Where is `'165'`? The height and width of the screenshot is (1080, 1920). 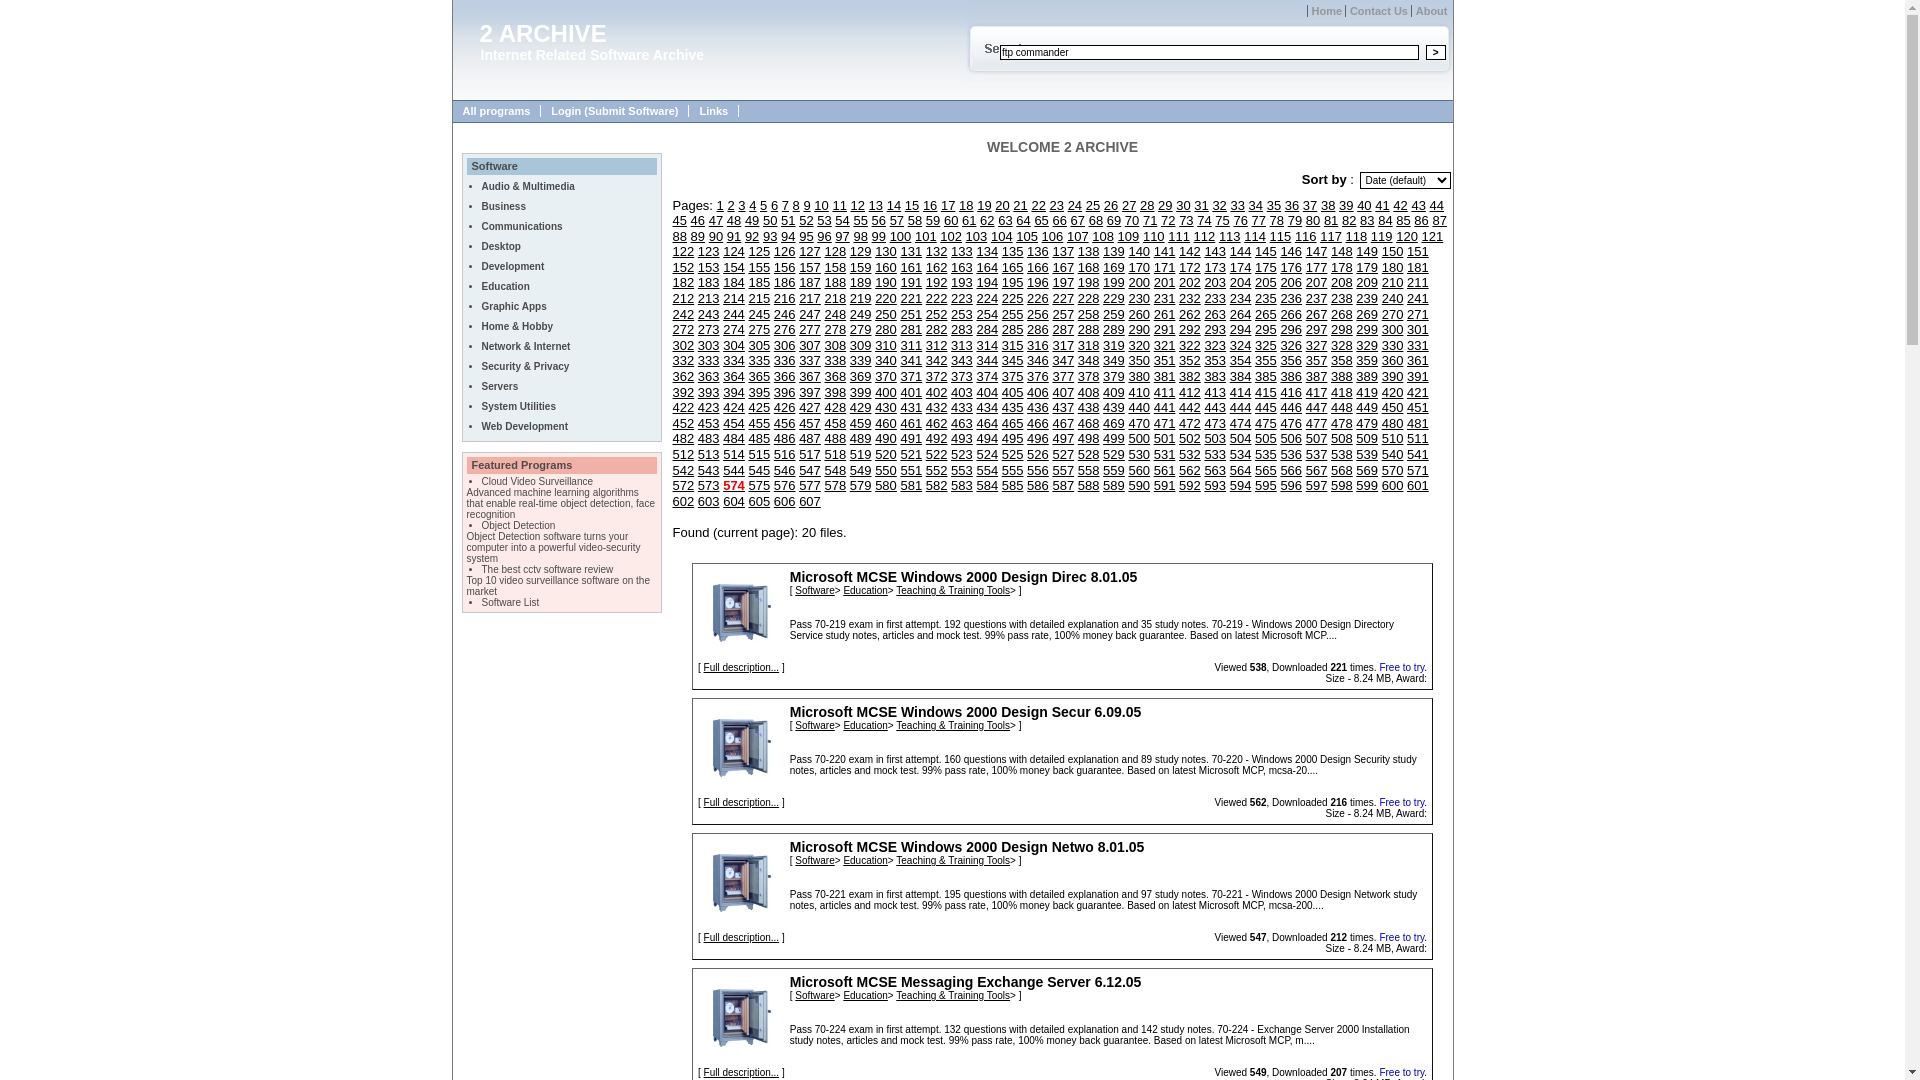 '165' is located at coordinates (1002, 266).